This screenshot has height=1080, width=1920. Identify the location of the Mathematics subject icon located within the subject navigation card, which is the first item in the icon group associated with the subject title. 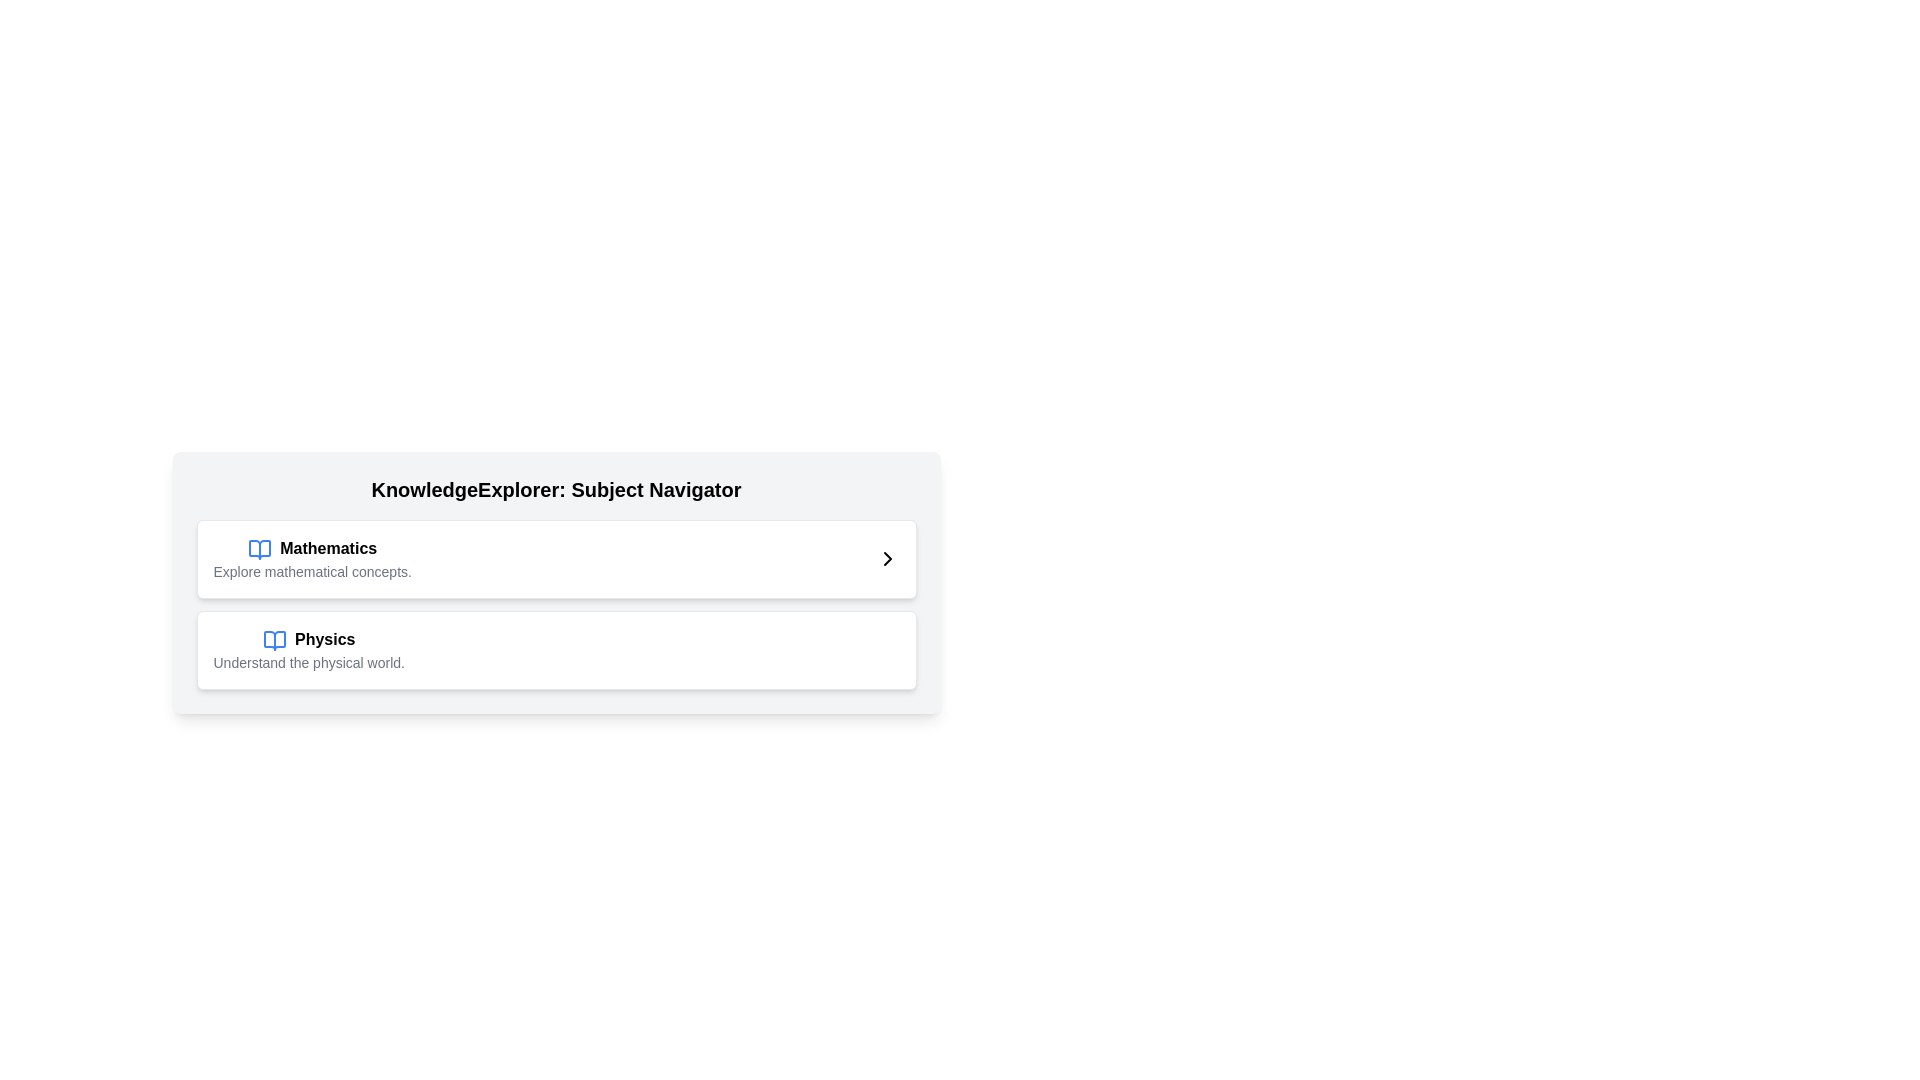
(259, 549).